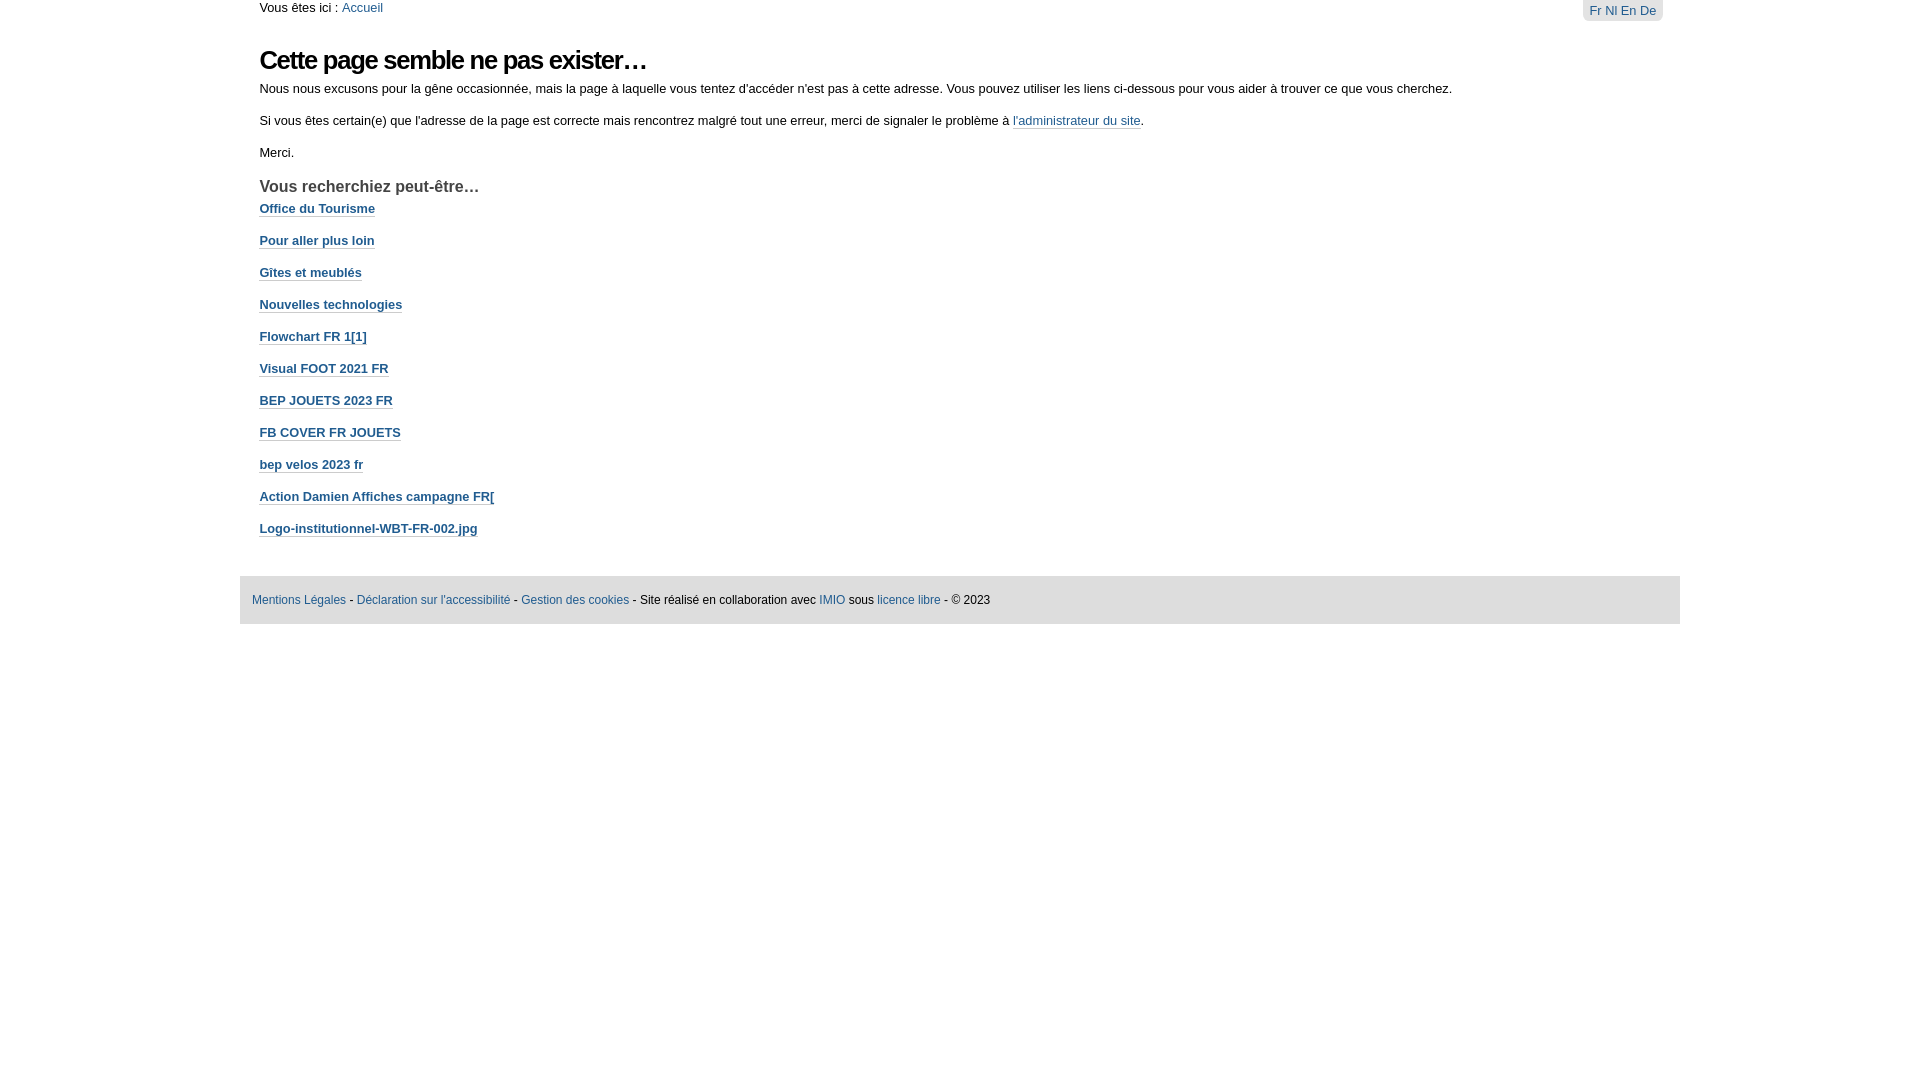 Image resolution: width=1920 pixels, height=1080 pixels. Describe the element at coordinates (1640, 10) in the screenshot. I see `'De'` at that location.